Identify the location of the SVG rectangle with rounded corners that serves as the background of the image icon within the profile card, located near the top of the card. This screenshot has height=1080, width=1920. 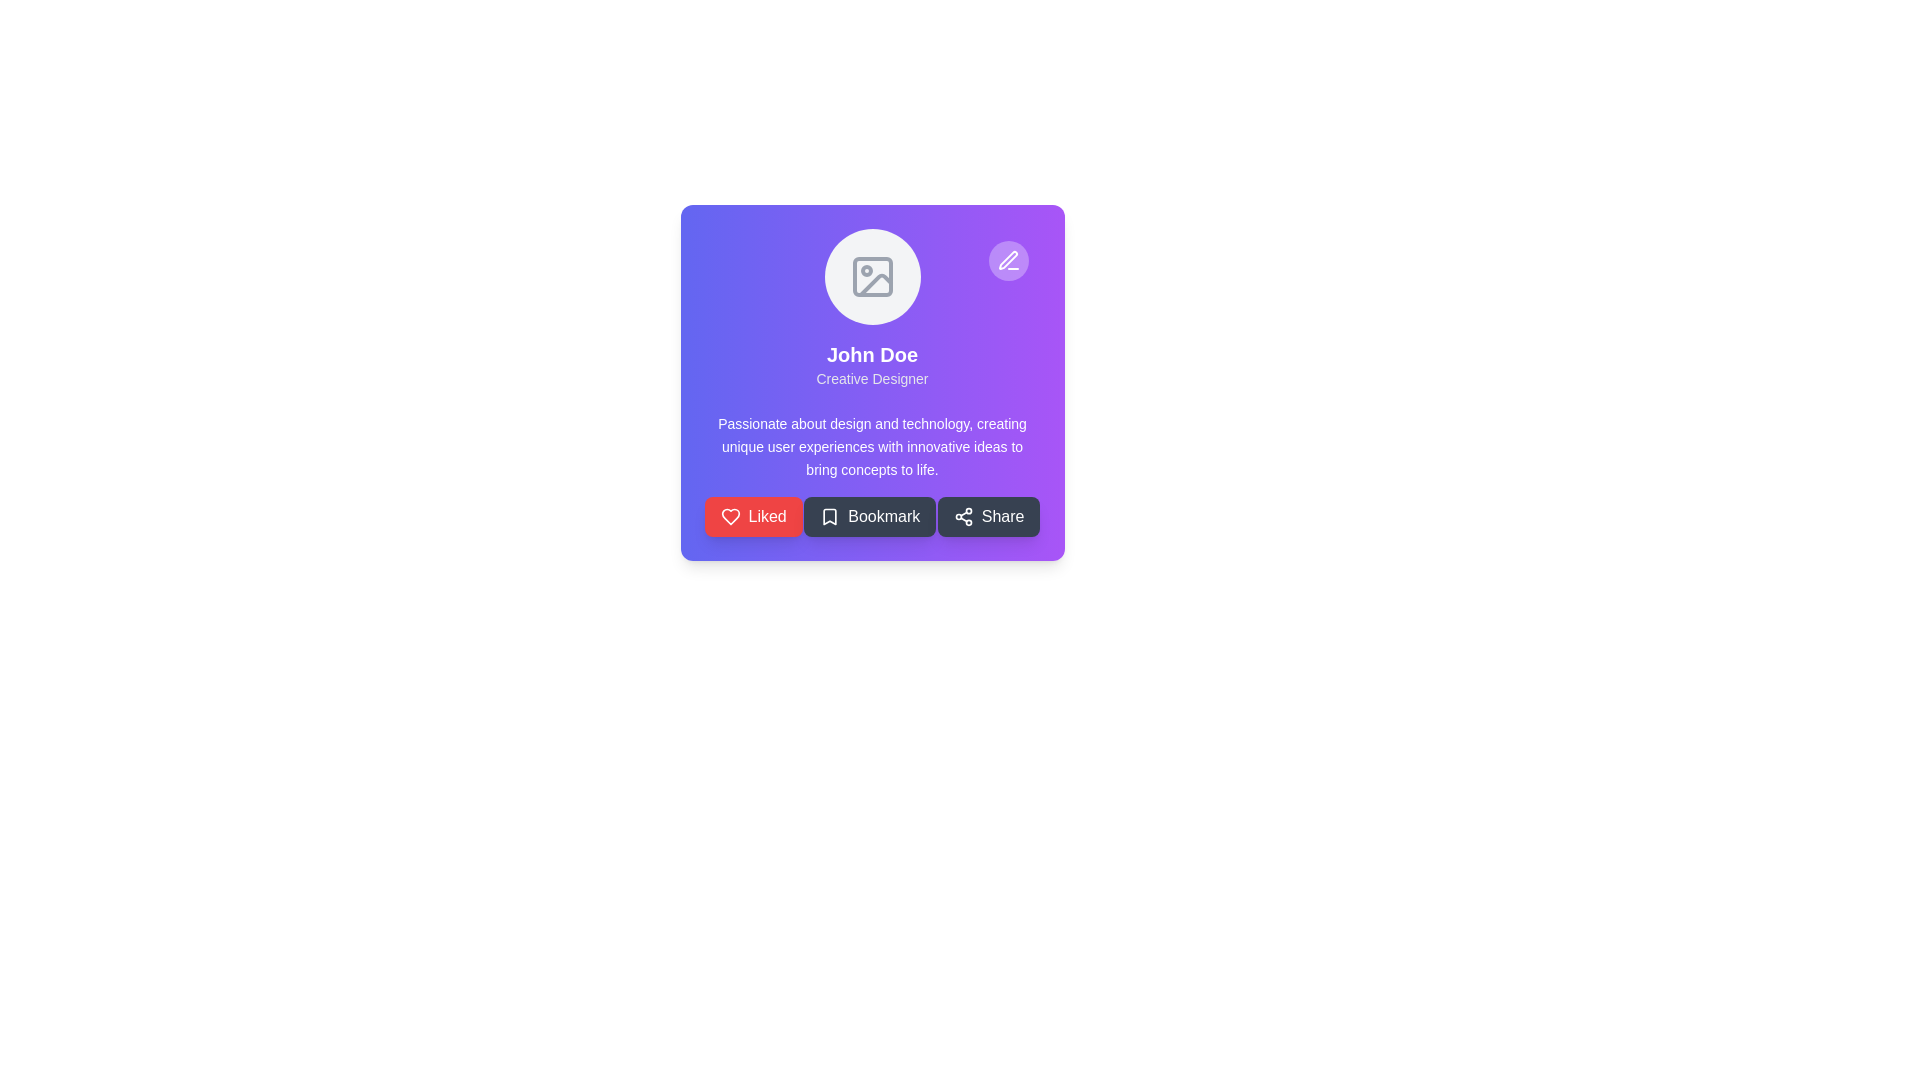
(872, 277).